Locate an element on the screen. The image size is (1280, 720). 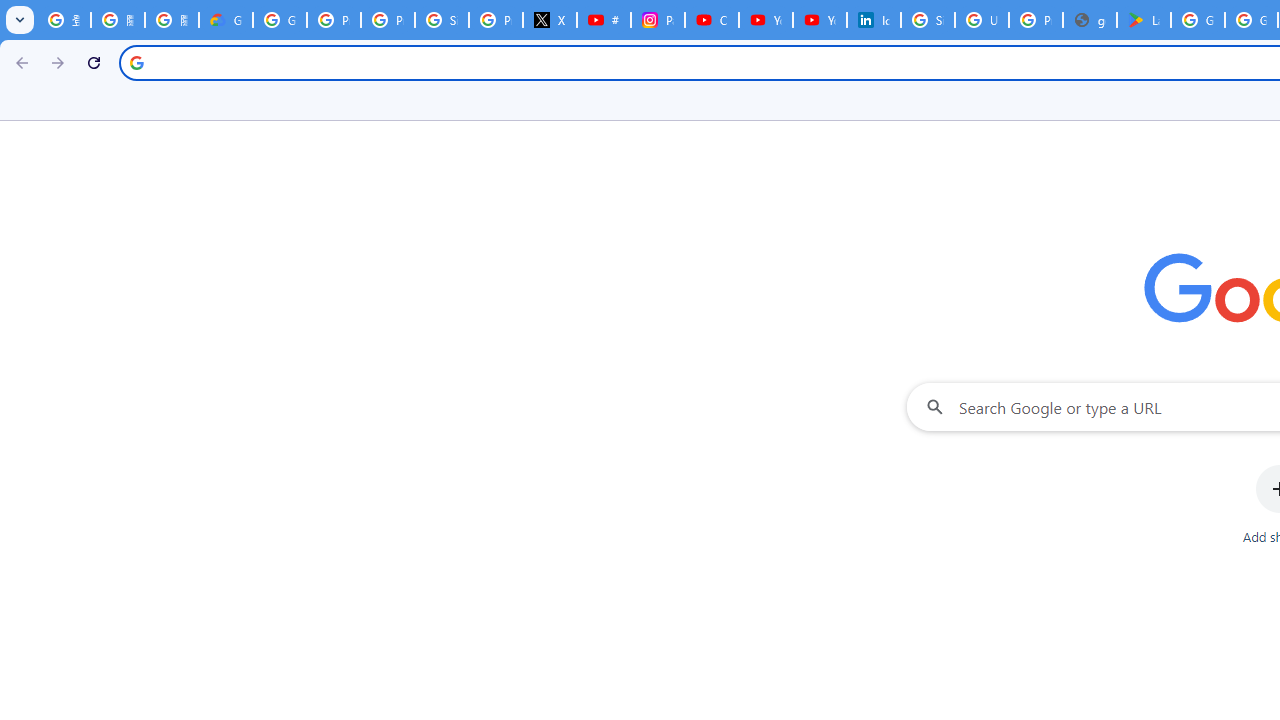
'Last Shelter: Survival - Apps on Google Play' is located at coordinates (1144, 20).